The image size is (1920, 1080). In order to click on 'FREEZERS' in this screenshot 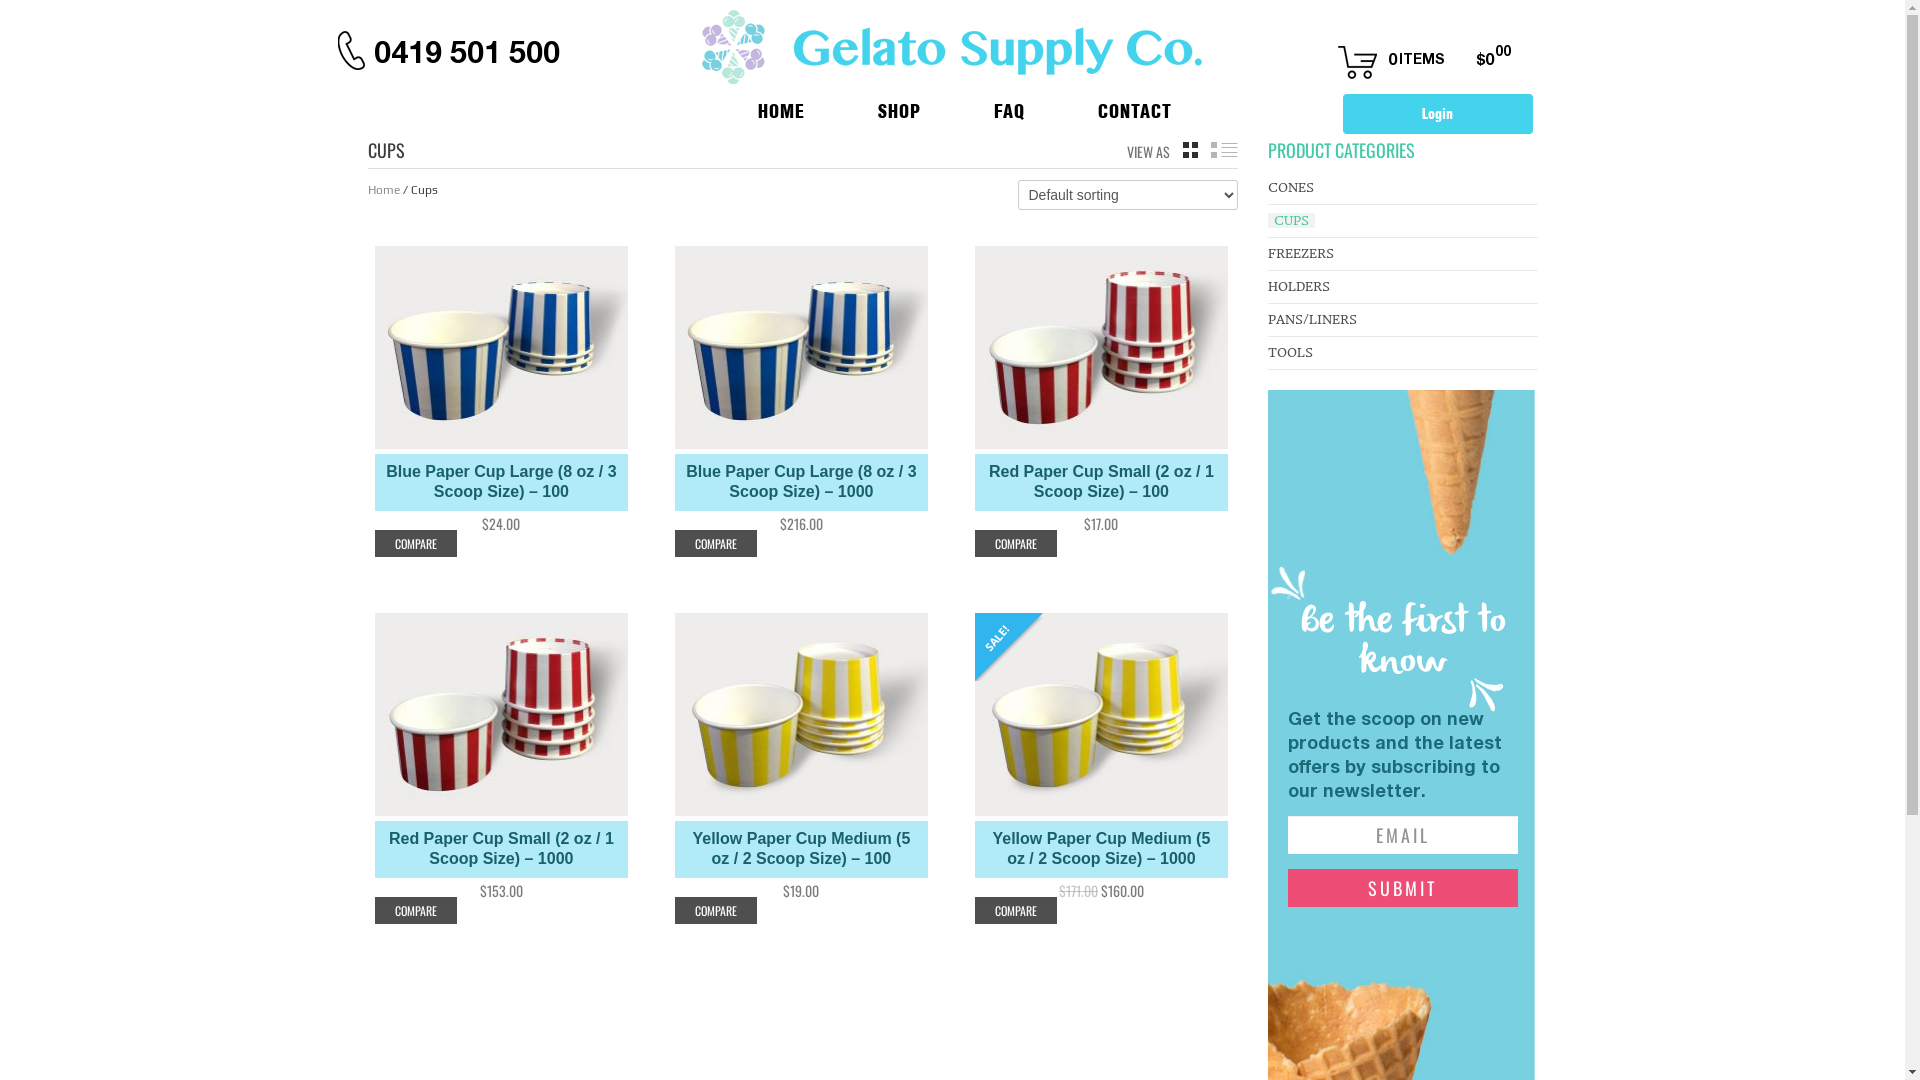, I will do `click(1300, 252)`.